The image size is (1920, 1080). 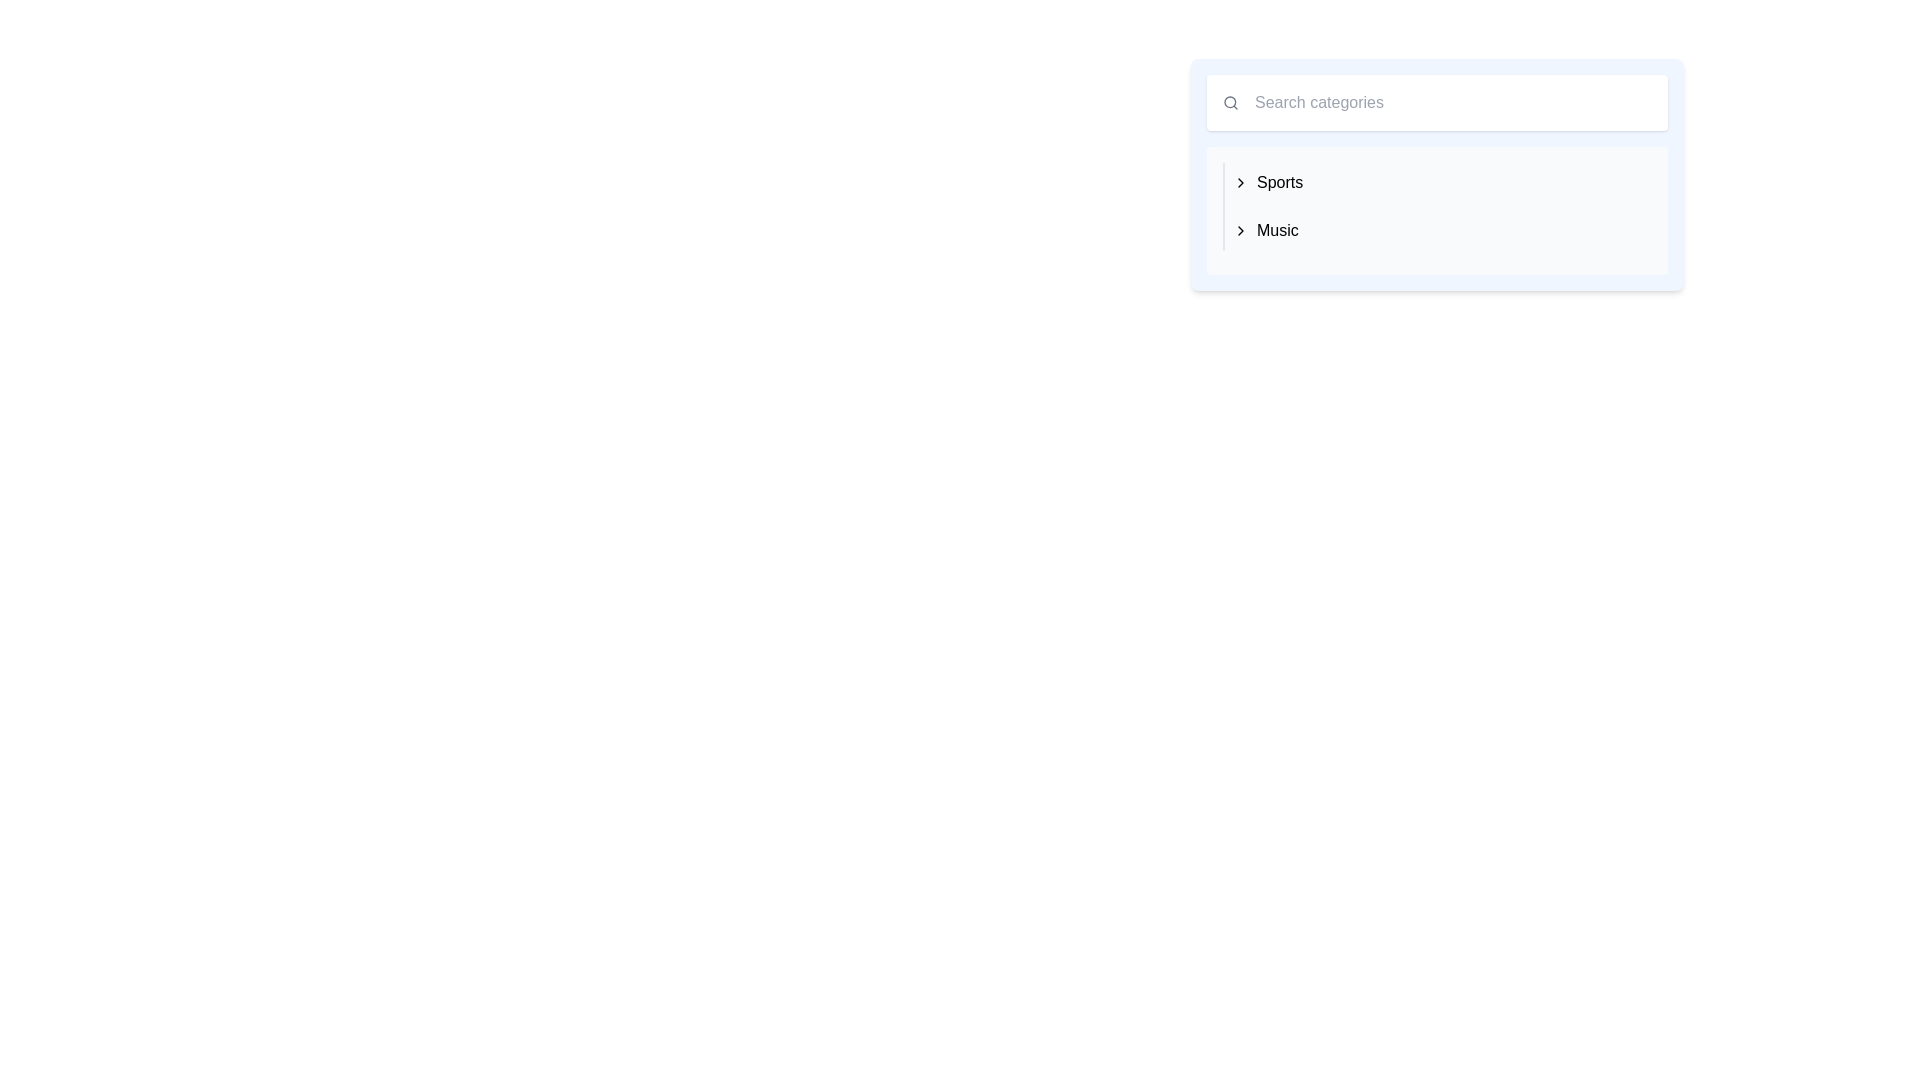 I want to click on the search icon located at the top-left corner of the search input field, which signifies search functionality, so click(x=1229, y=103).